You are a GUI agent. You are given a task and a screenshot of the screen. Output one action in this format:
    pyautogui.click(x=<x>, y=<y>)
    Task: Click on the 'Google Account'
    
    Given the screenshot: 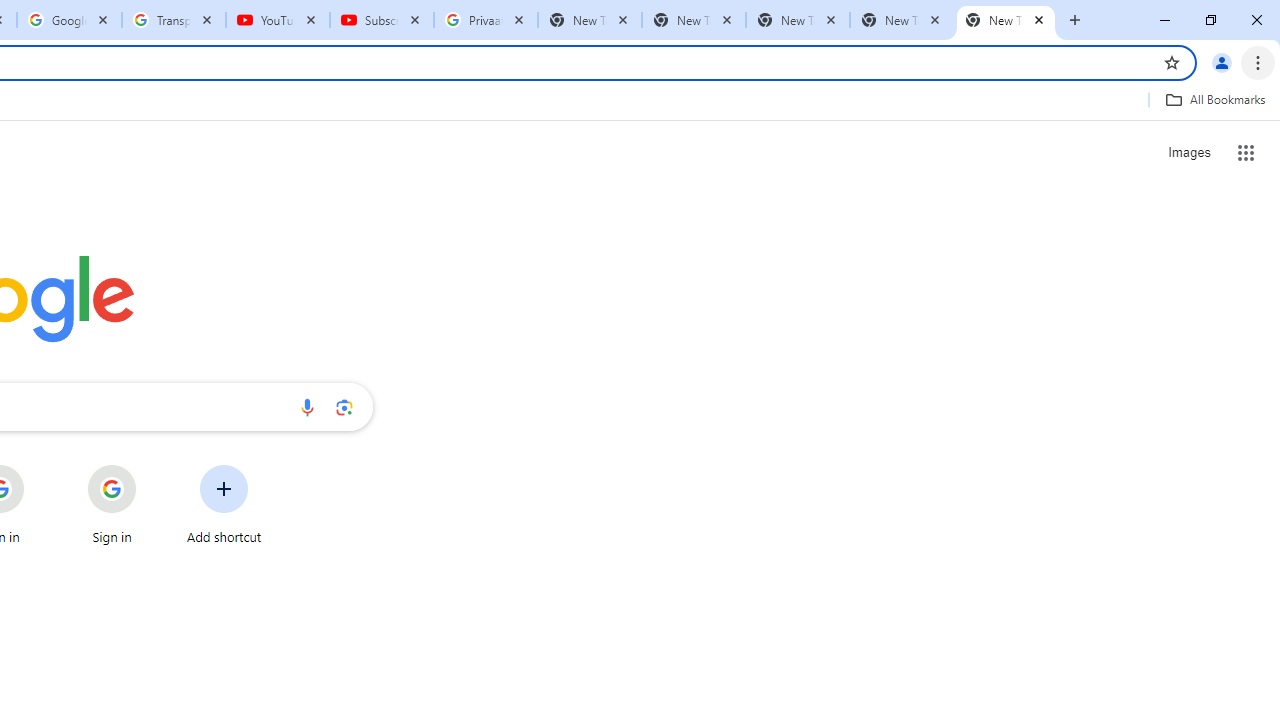 What is the action you would take?
    pyautogui.click(x=69, y=20)
    